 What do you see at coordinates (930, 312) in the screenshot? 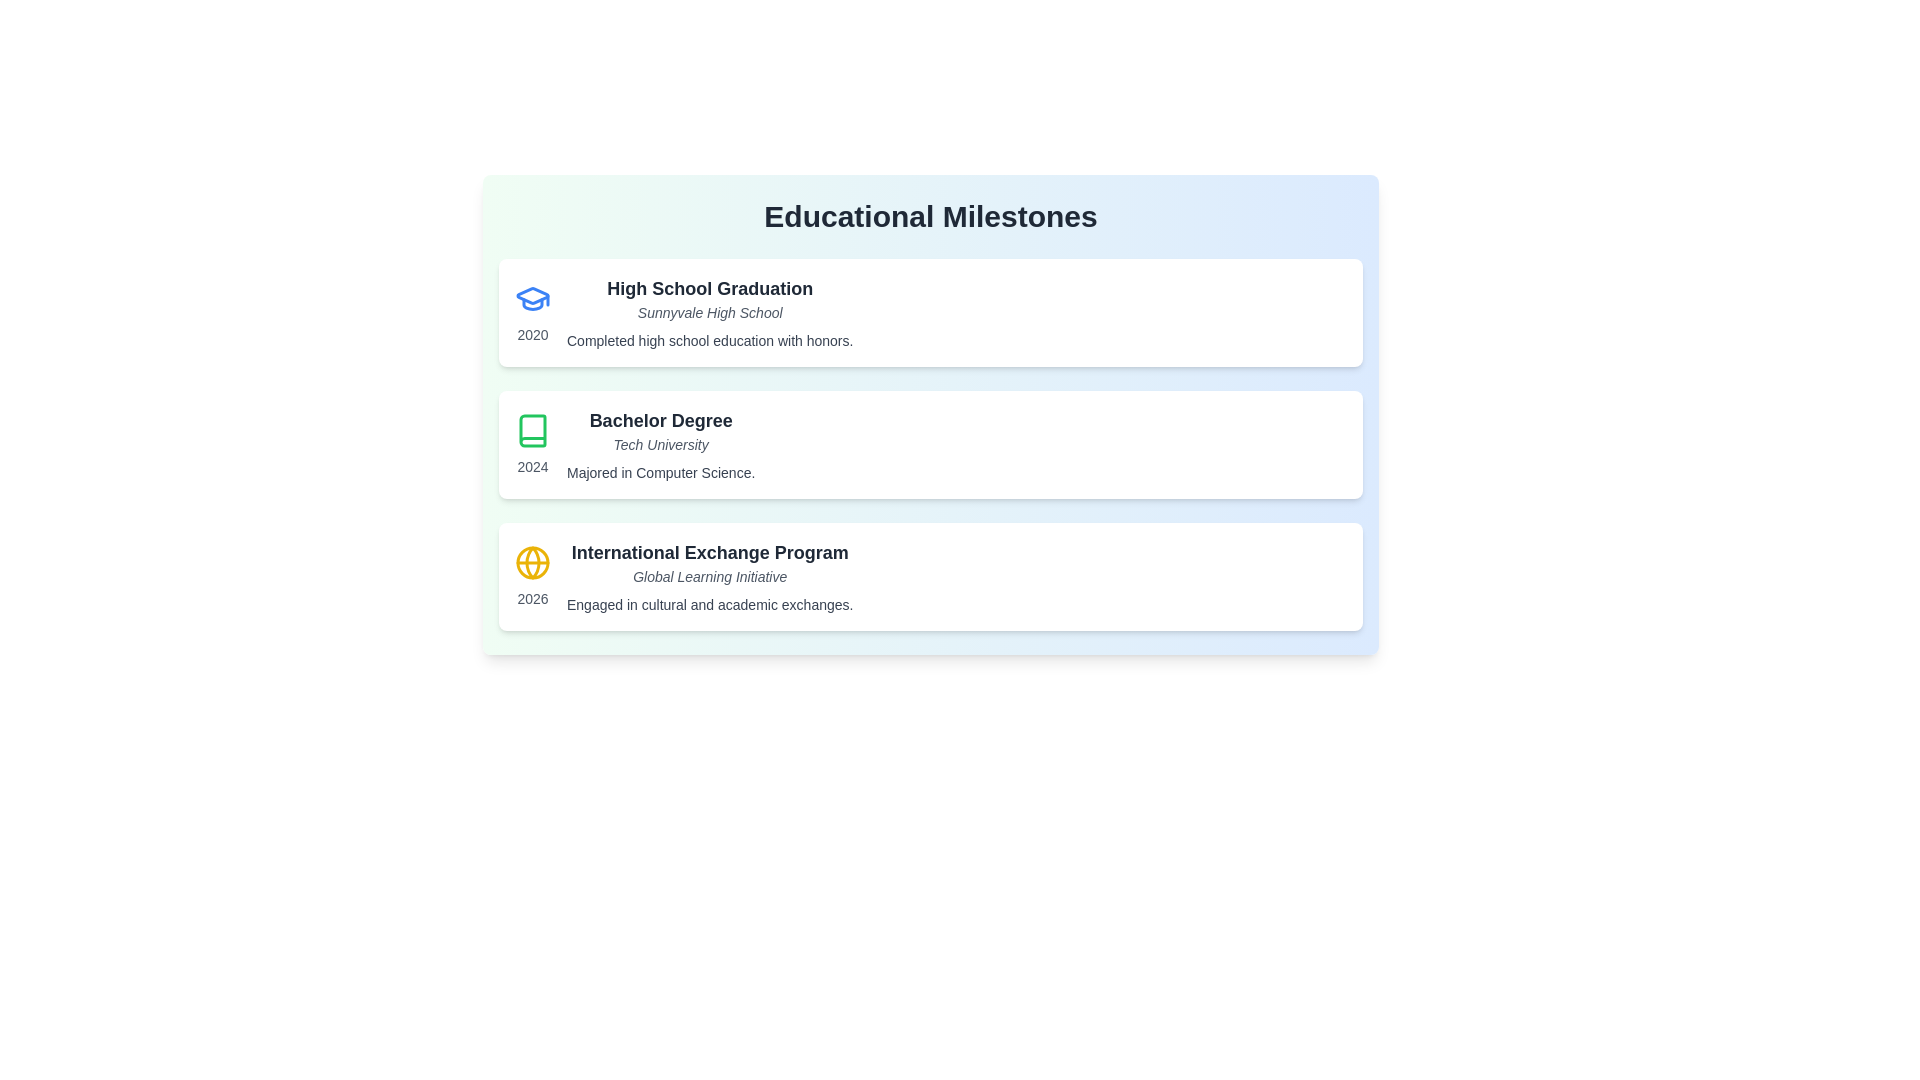
I see `details of the educational achievement card displaying 'High School Graduation' from 'Sunnyvale High School' for the year 2020, which is the first card in the list under 'Educational Milestones'` at bounding box center [930, 312].